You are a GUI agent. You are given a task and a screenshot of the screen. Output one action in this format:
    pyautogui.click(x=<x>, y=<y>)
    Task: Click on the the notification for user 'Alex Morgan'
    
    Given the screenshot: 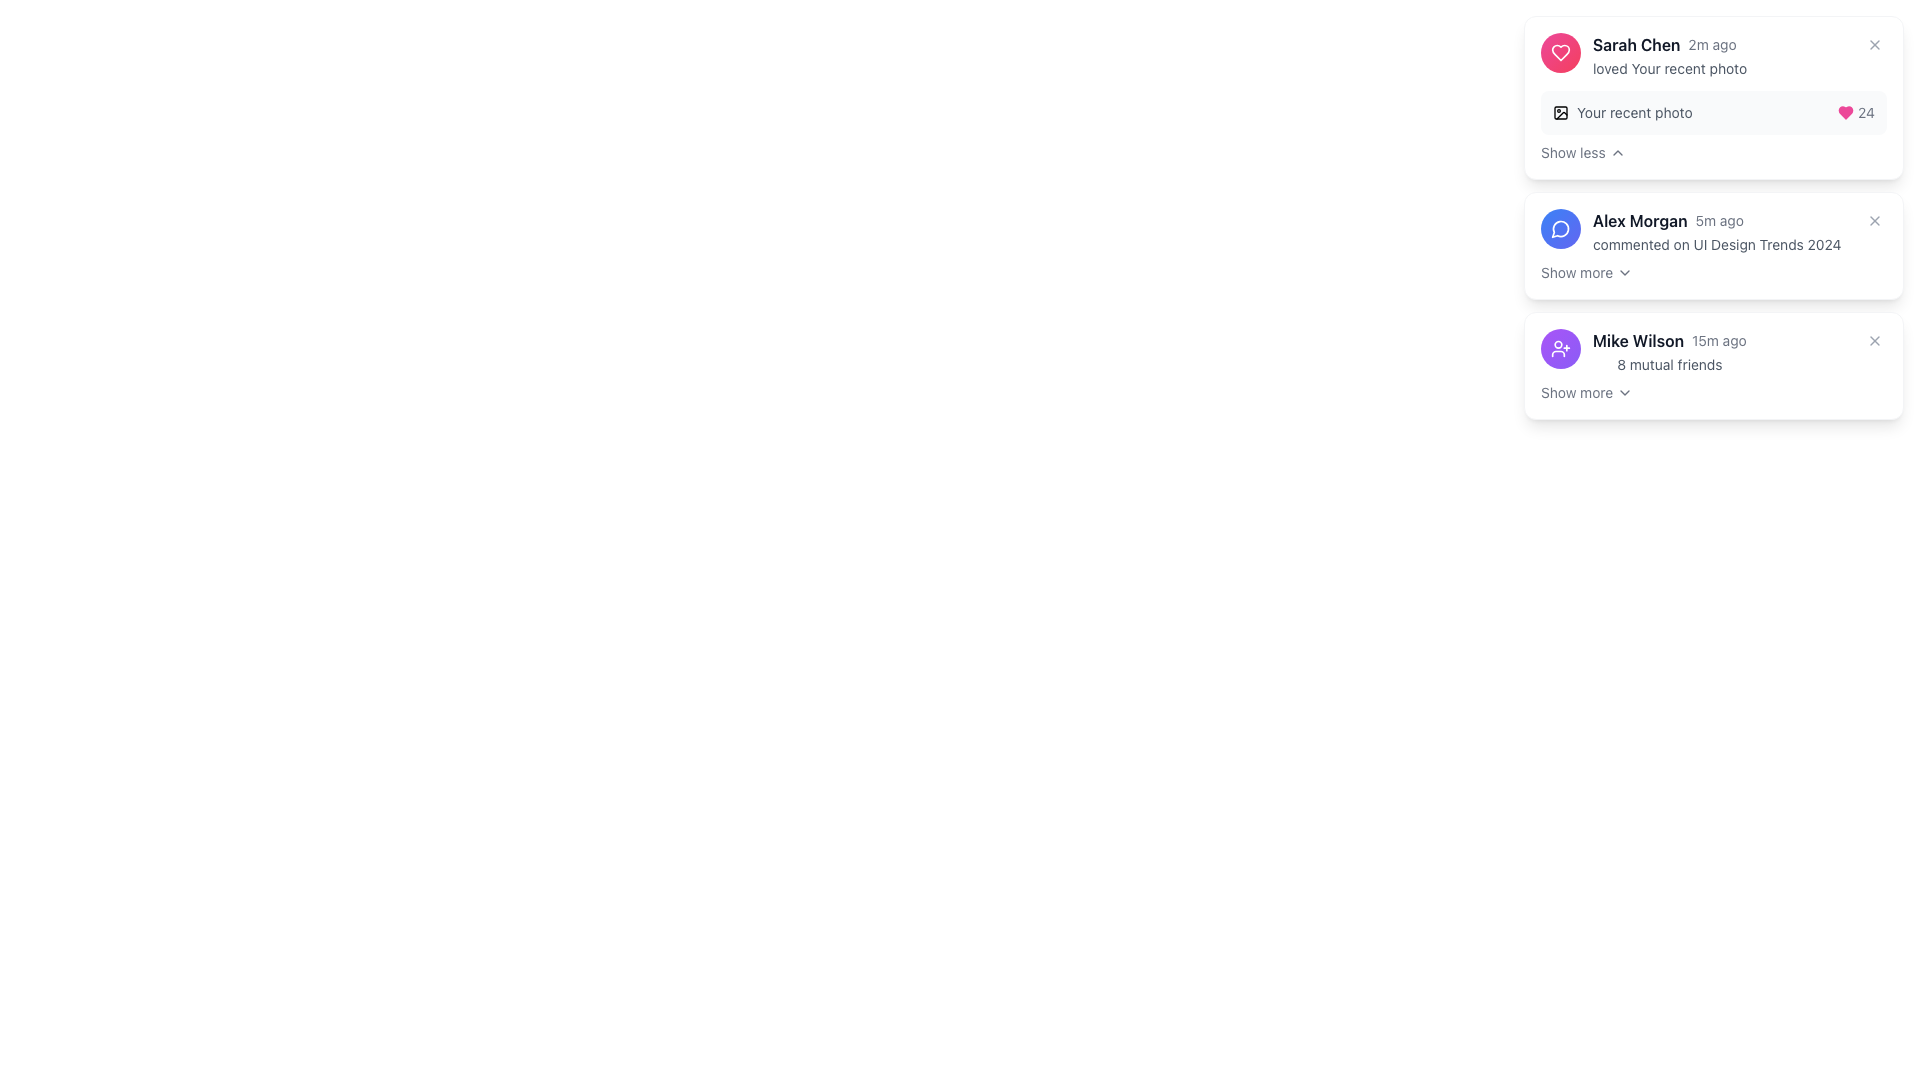 What is the action you would take?
    pyautogui.click(x=1690, y=230)
    